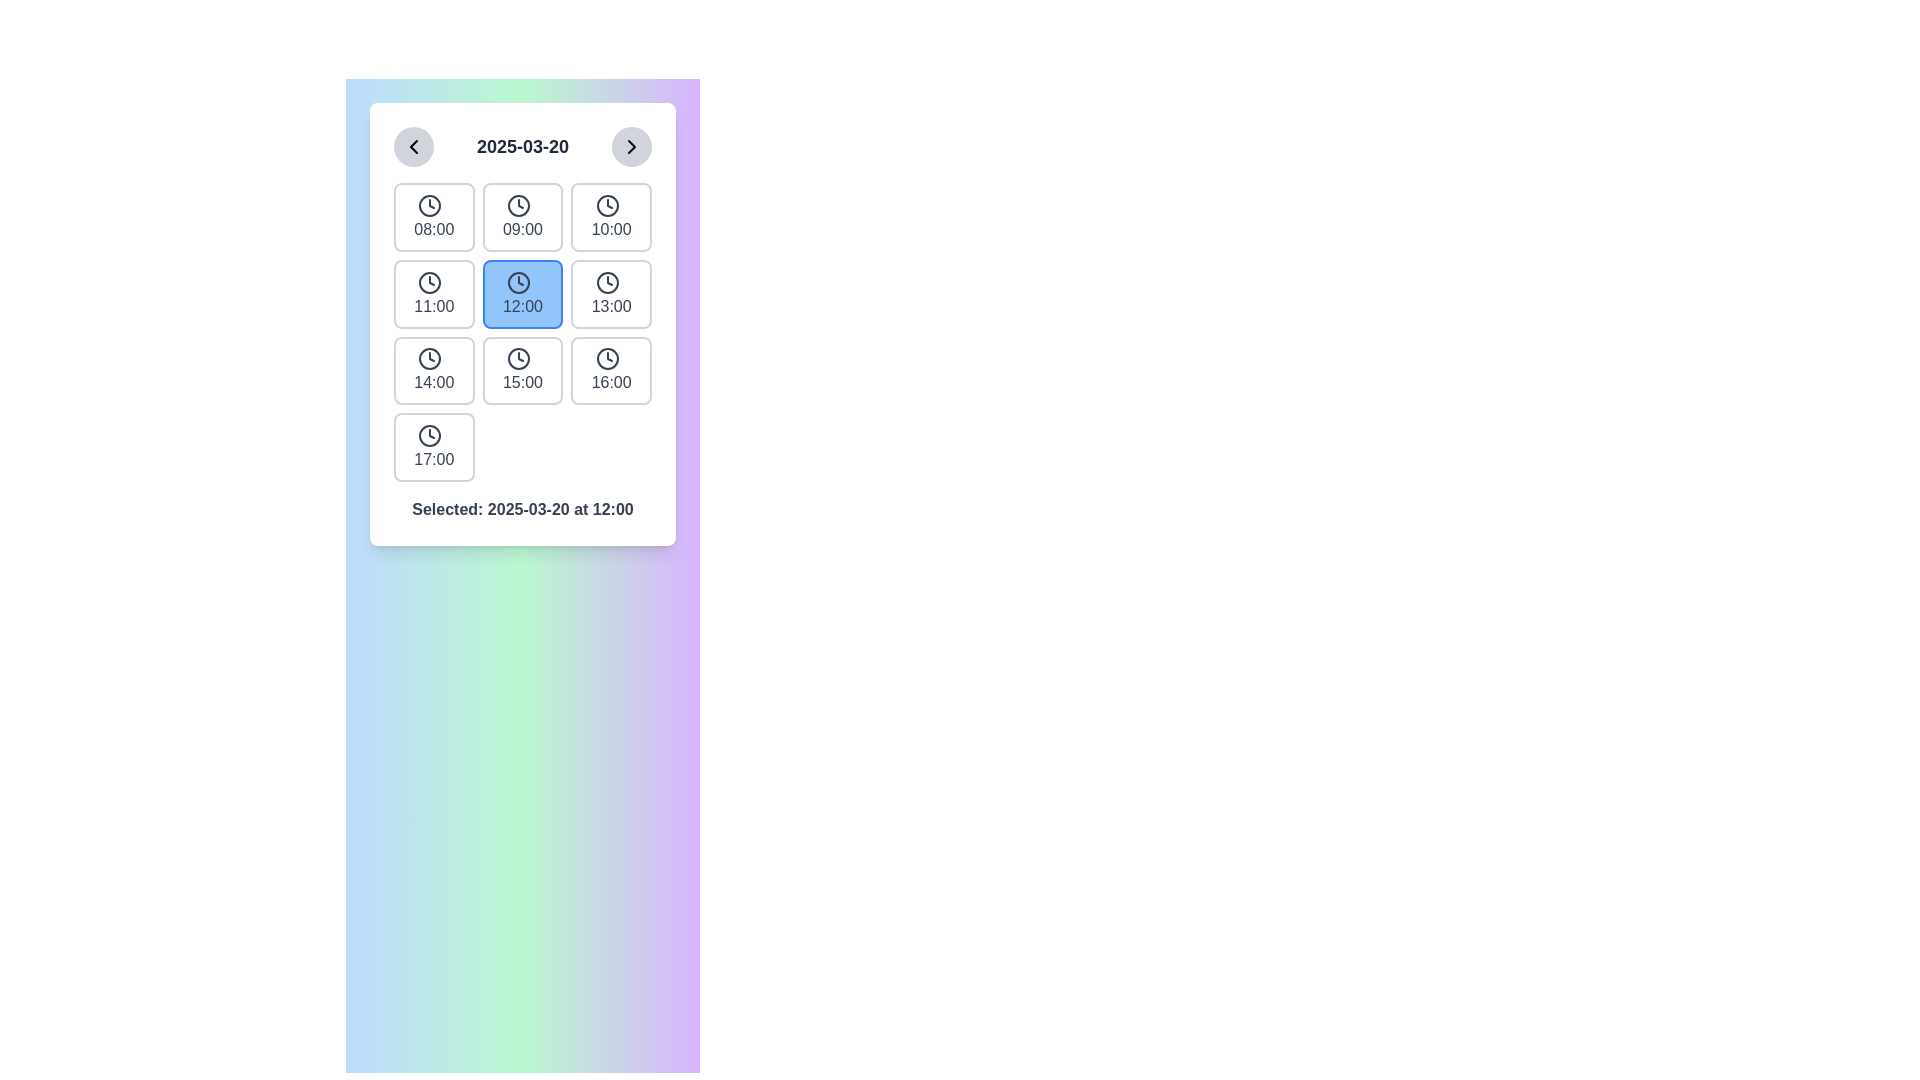 Image resolution: width=1920 pixels, height=1080 pixels. What do you see at coordinates (429, 435) in the screenshot?
I see `the circular stroke within the SVG clock icon associated with the time slot '17:00'` at bounding box center [429, 435].